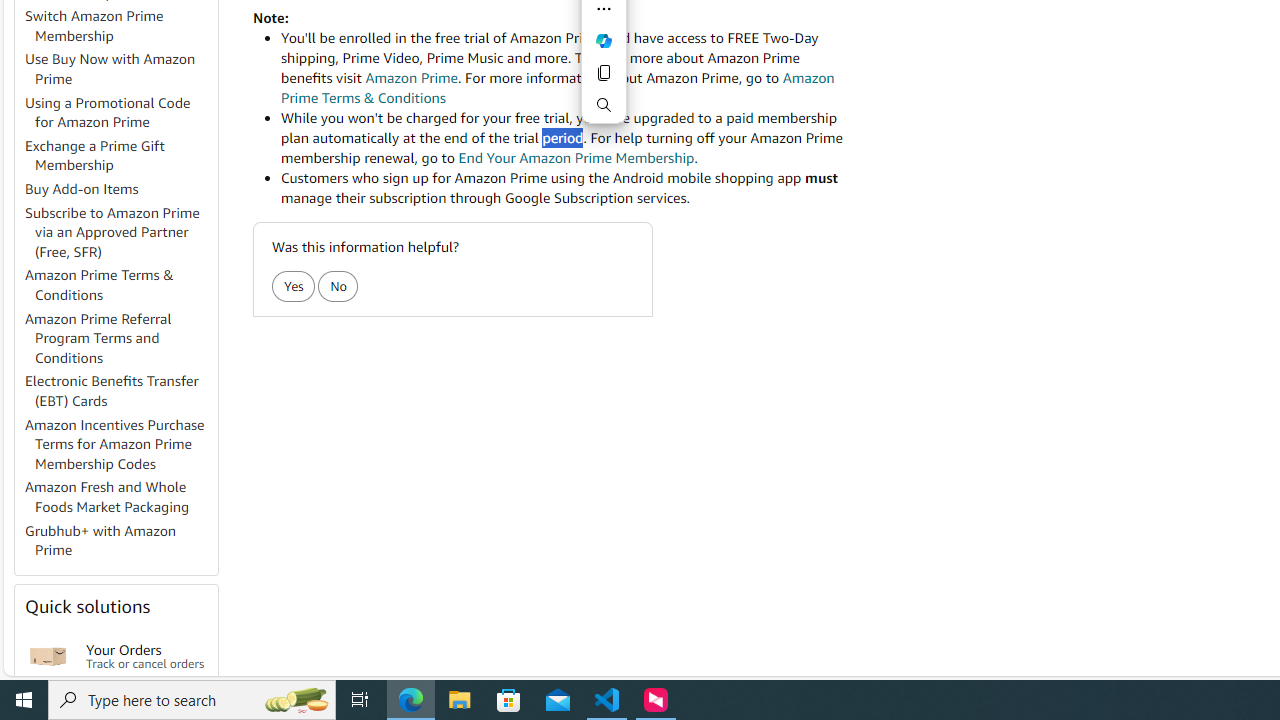 The height and width of the screenshot is (720, 1280). I want to click on 'Your Orders Track or cancel orders', so click(144, 656).